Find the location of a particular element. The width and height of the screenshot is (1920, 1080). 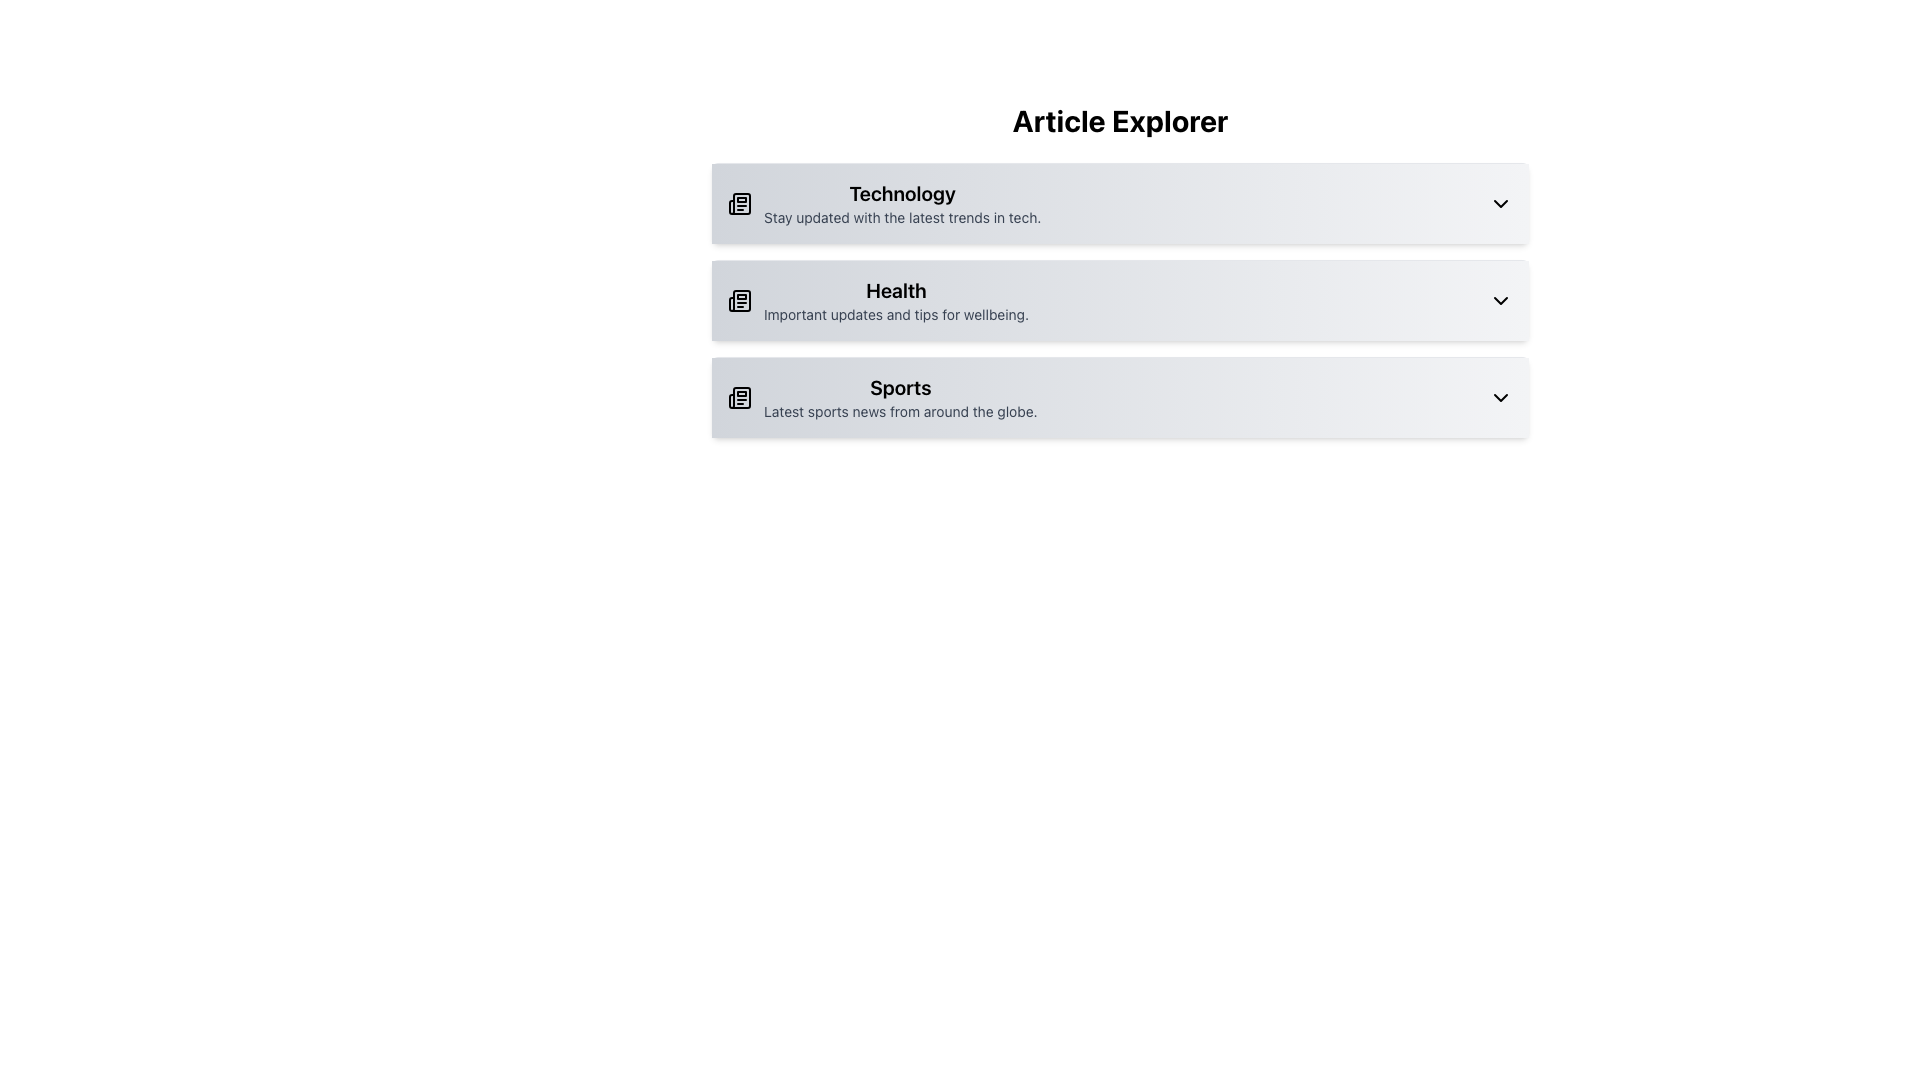

the header and description of the 'Technology' section Text Block is located at coordinates (901, 204).